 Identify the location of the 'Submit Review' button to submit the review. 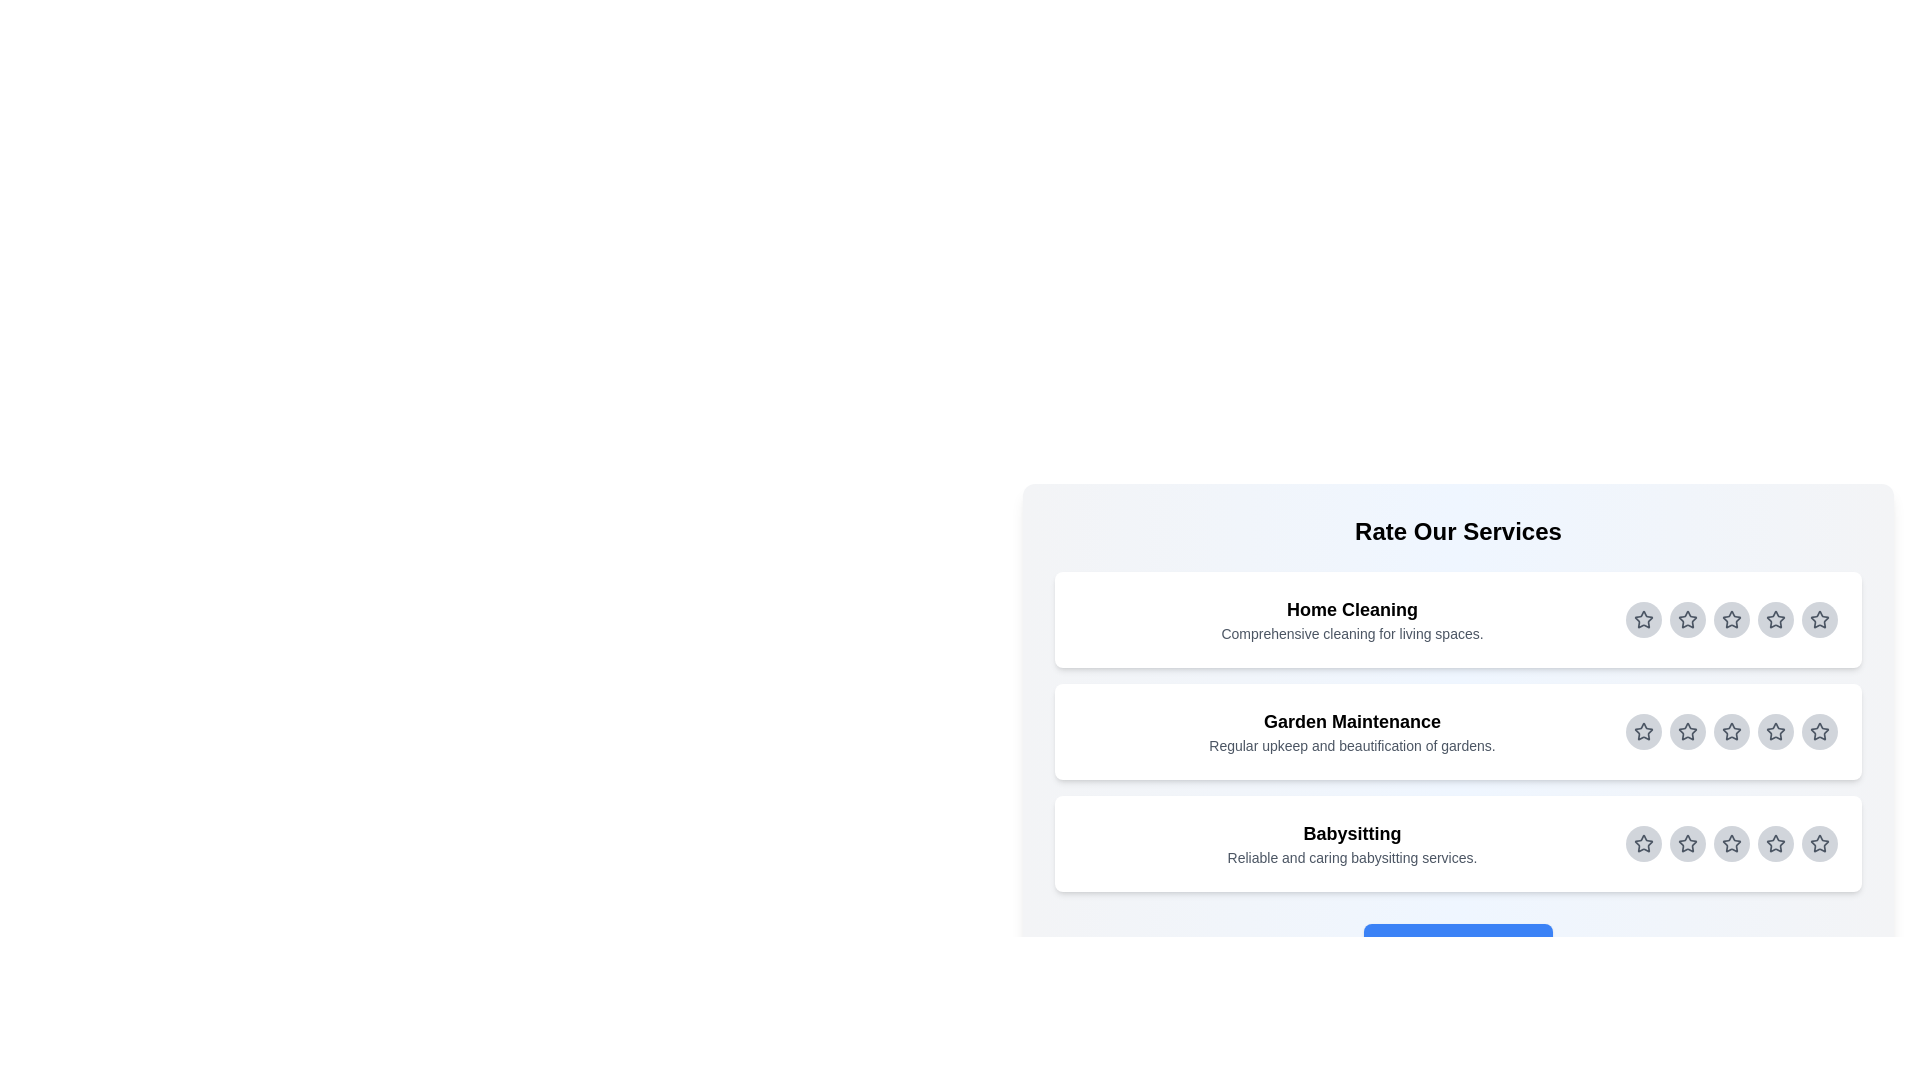
(1458, 947).